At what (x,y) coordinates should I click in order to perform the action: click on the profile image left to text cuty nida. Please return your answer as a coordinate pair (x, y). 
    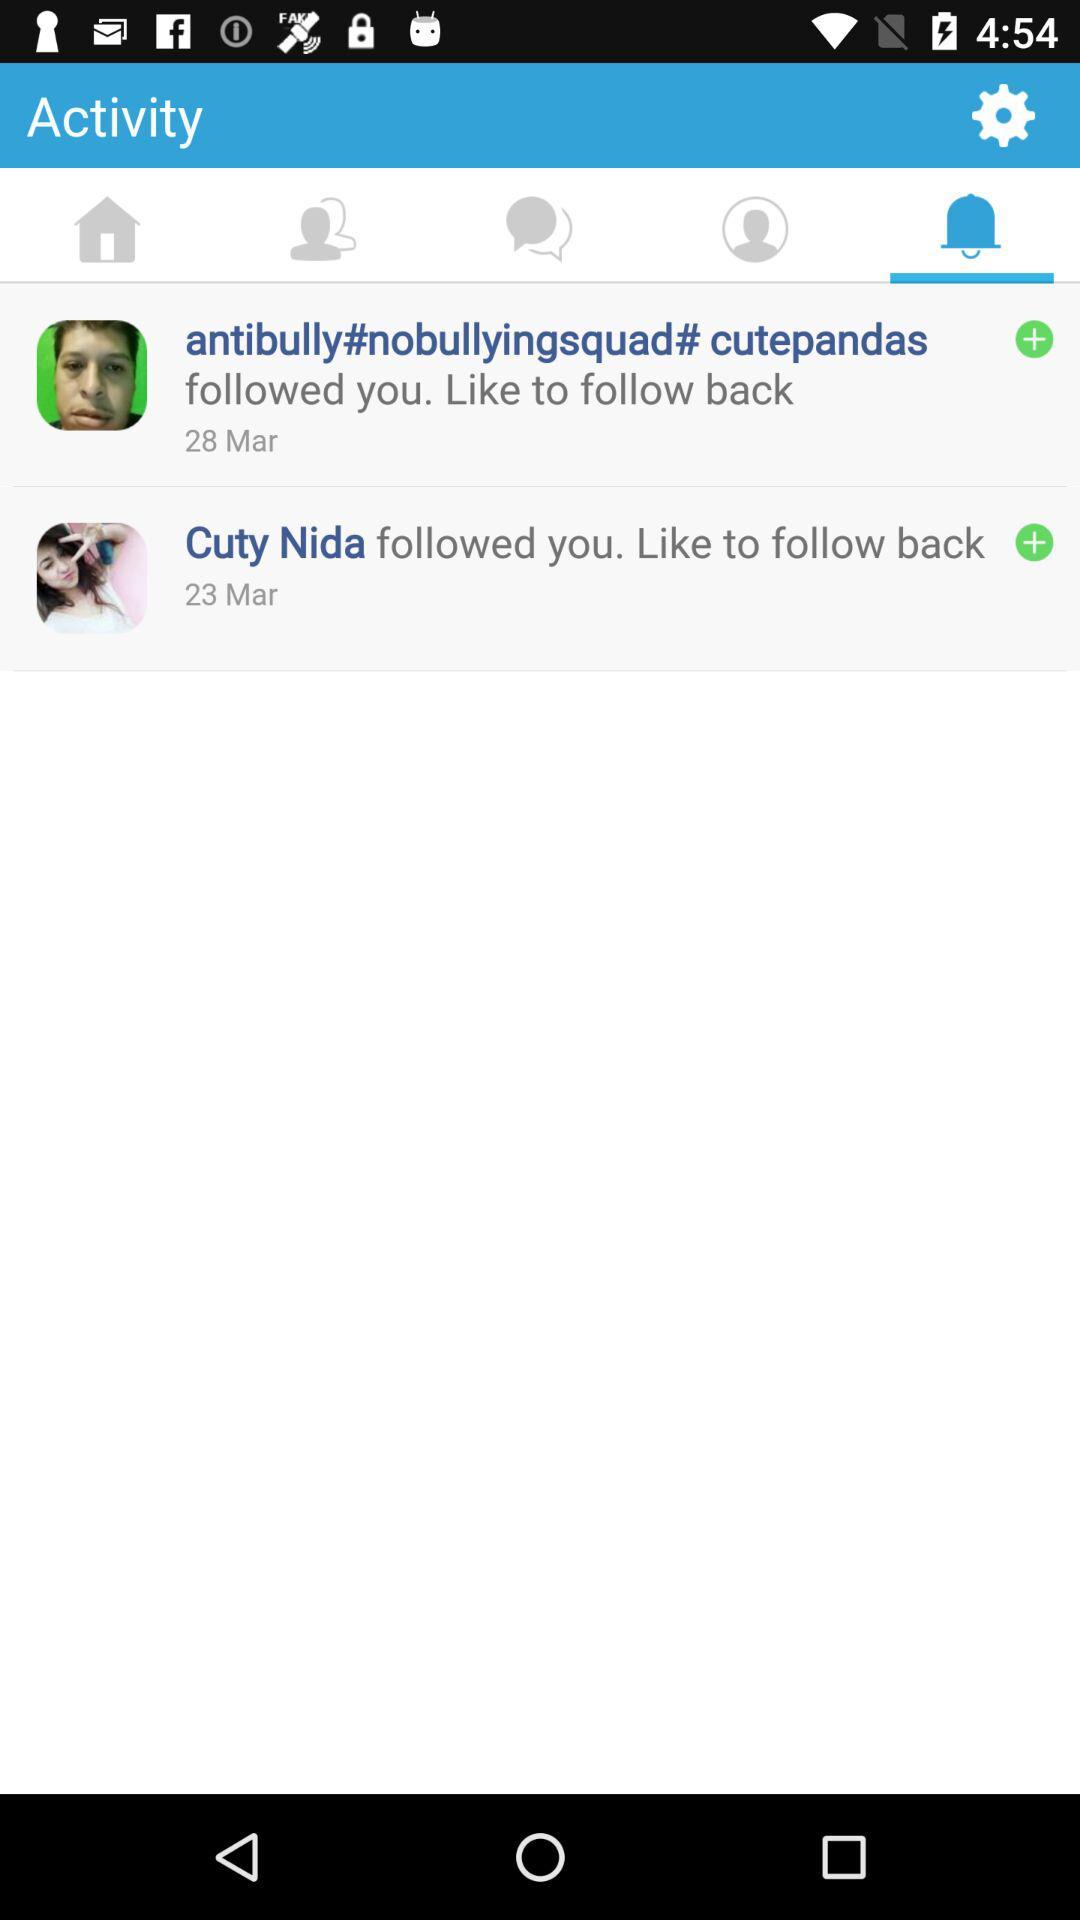
    Looking at the image, I should click on (92, 577).